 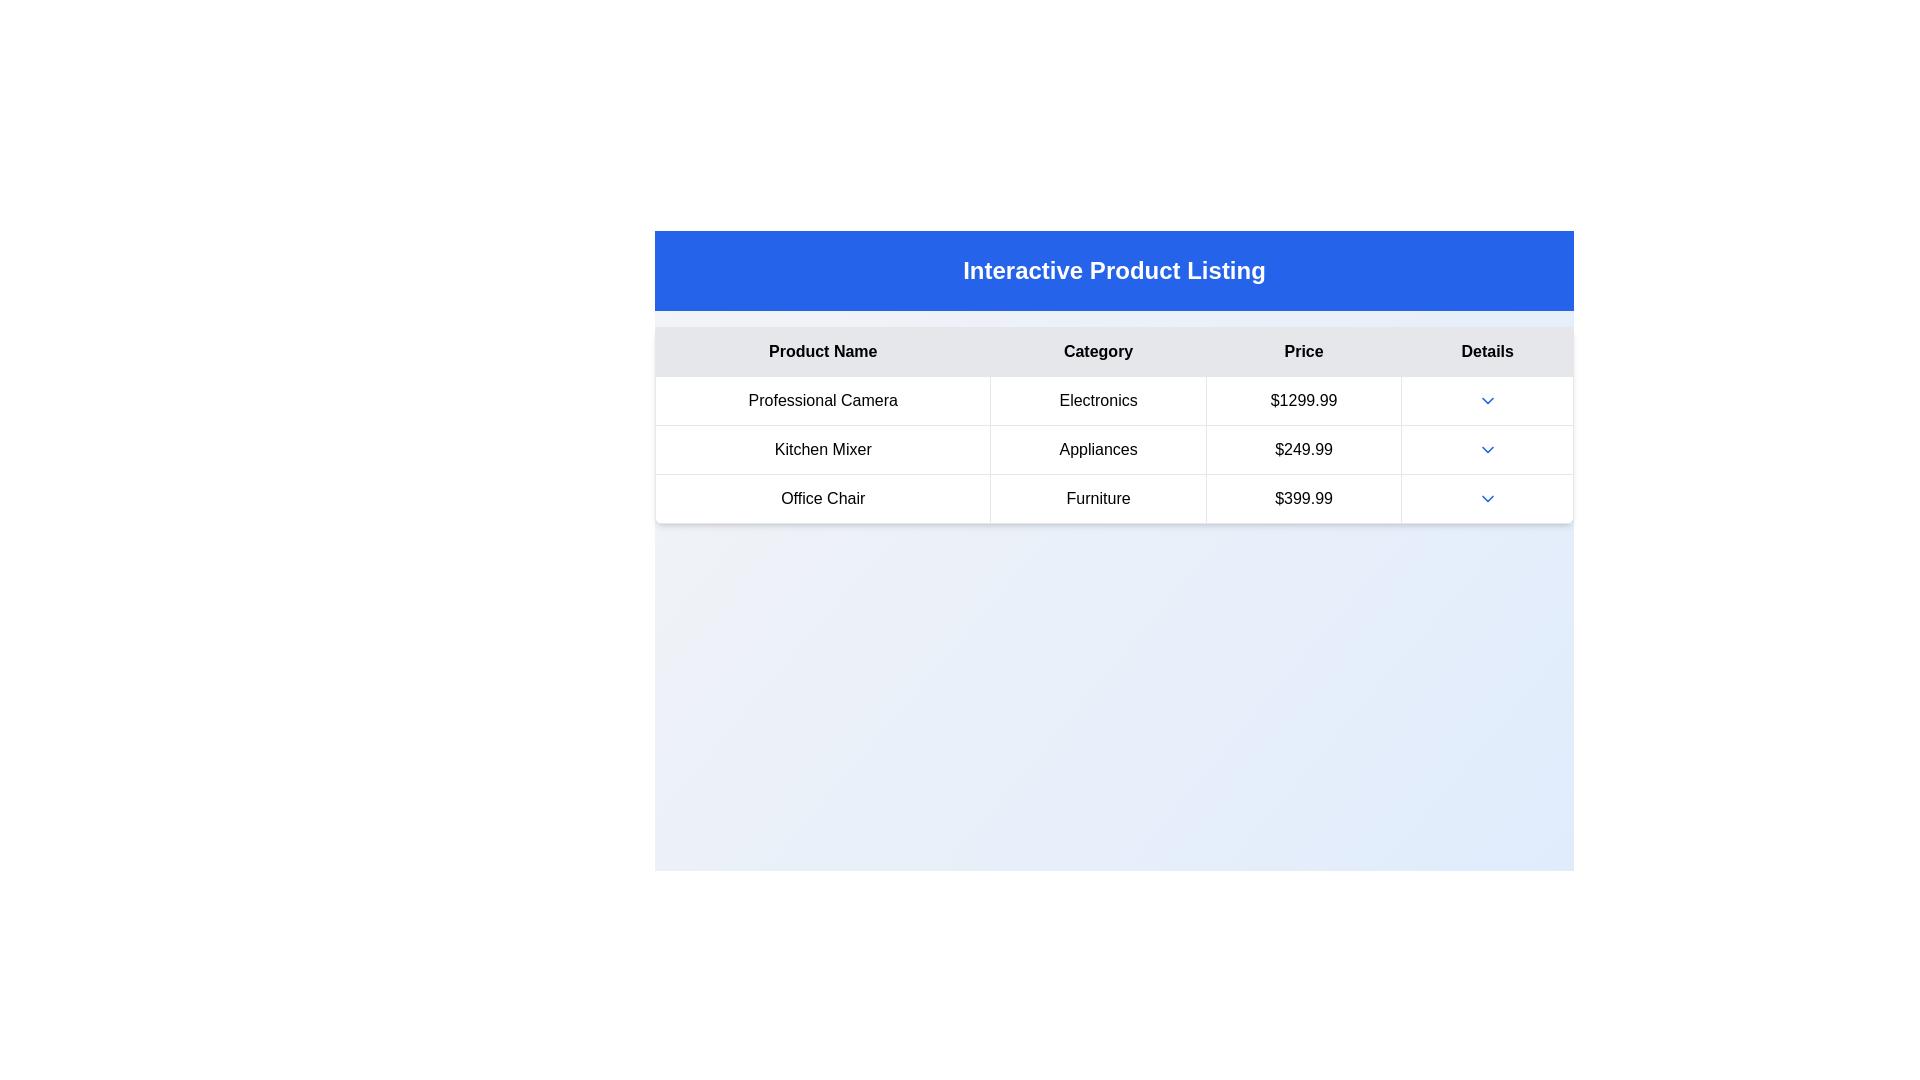 What do you see at coordinates (1487, 497) in the screenshot?
I see `the dropdown trigger icon` at bounding box center [1487, 497].